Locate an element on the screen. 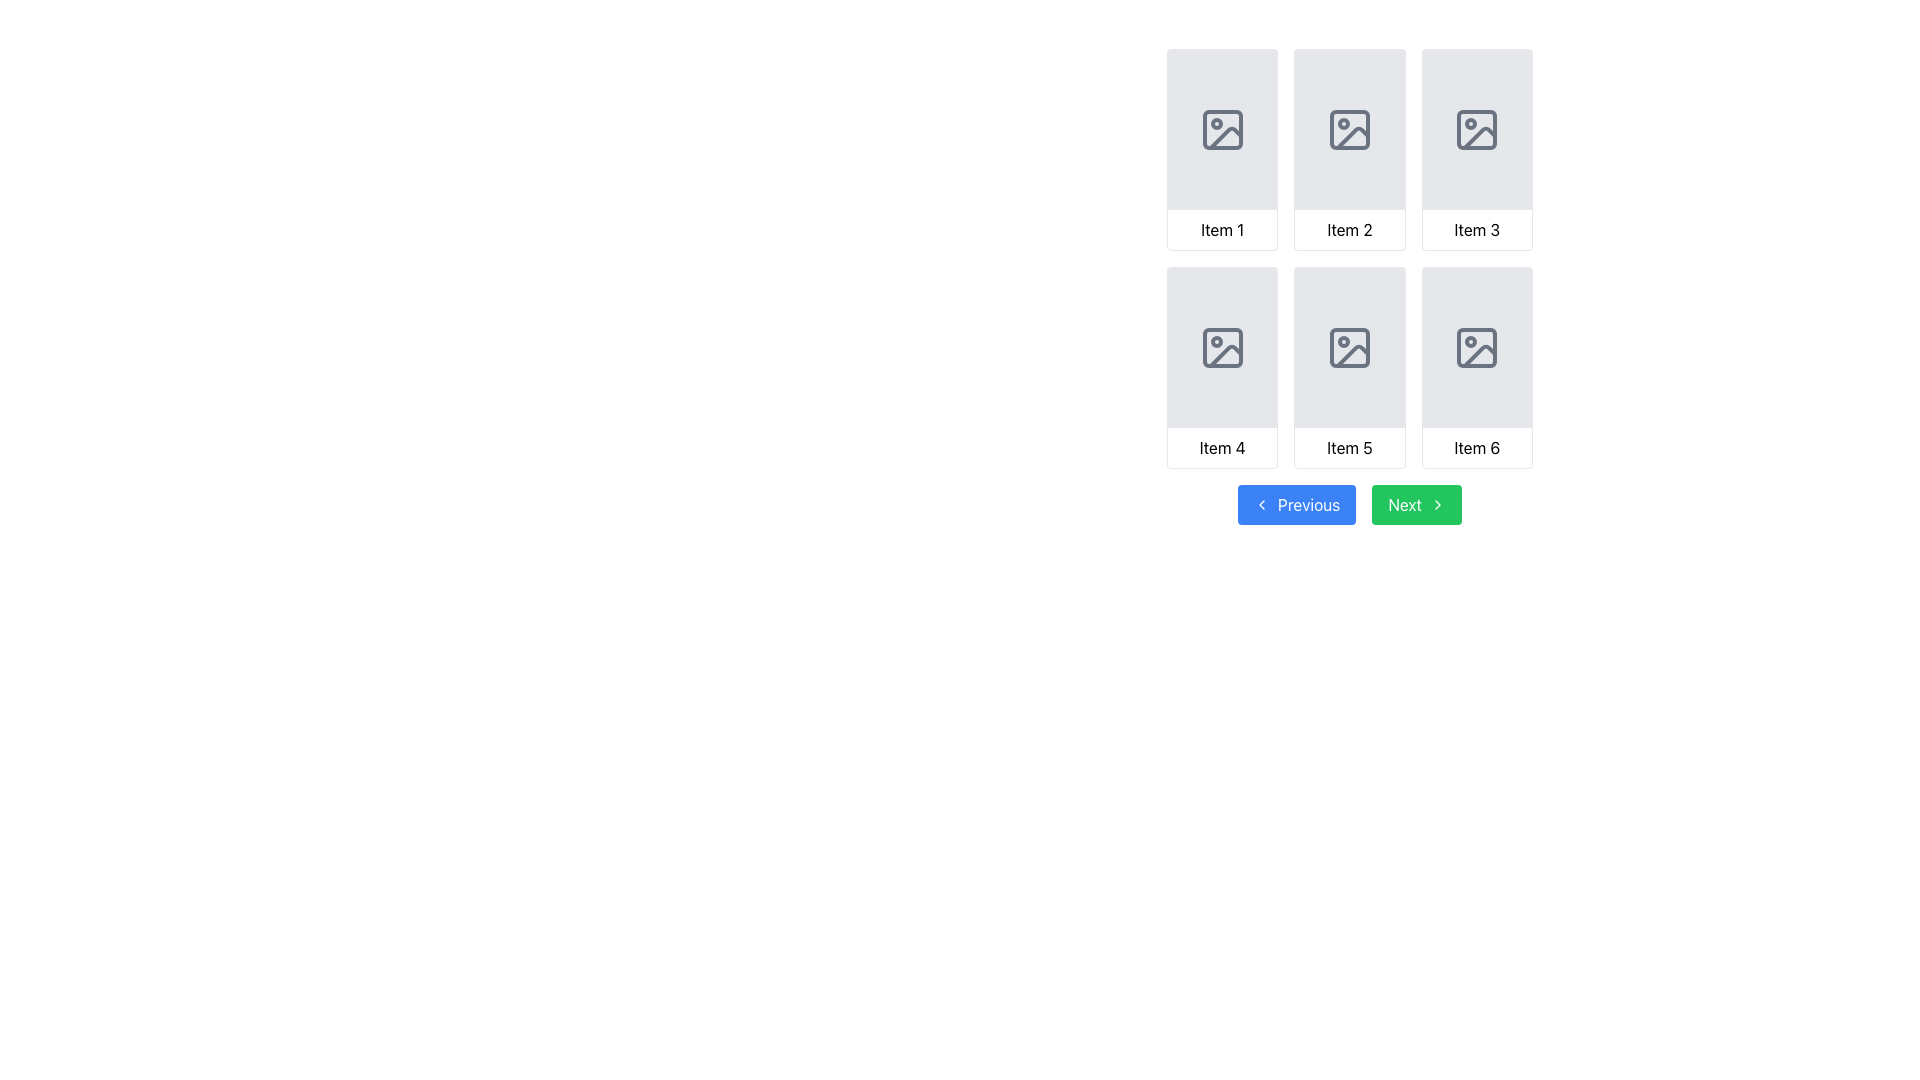 The width and height of the screenshot is (1920, 1080). the green rectangular 'Next' button with rounded corners is located at coordinates (1416, 504).